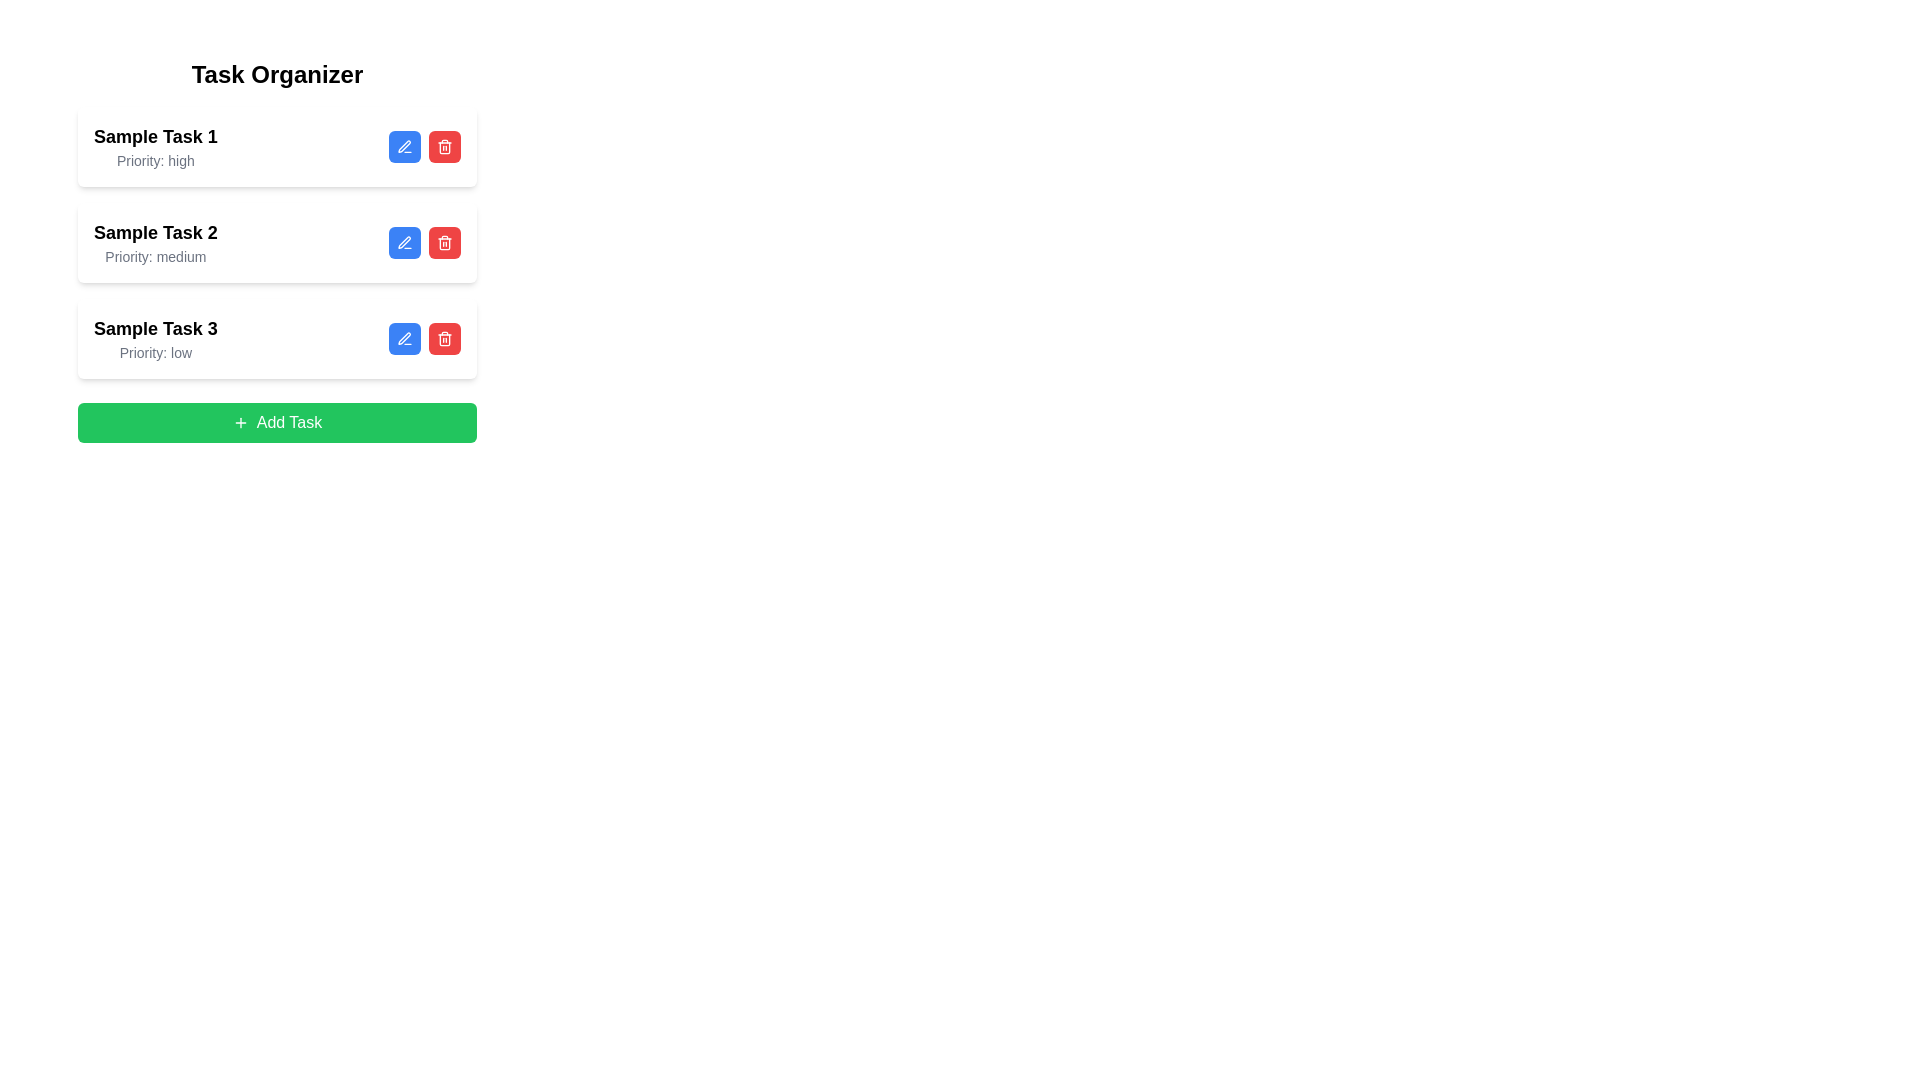 This screenshot has height=1080, width=1920. What do you see at coordinates (444, 242) in the screenshot?
I see `the red rounded rectangular button with a white trash can icon, located to the right of 'Sample Task 2' and the blue edit button` at bounding box center [444, 242].